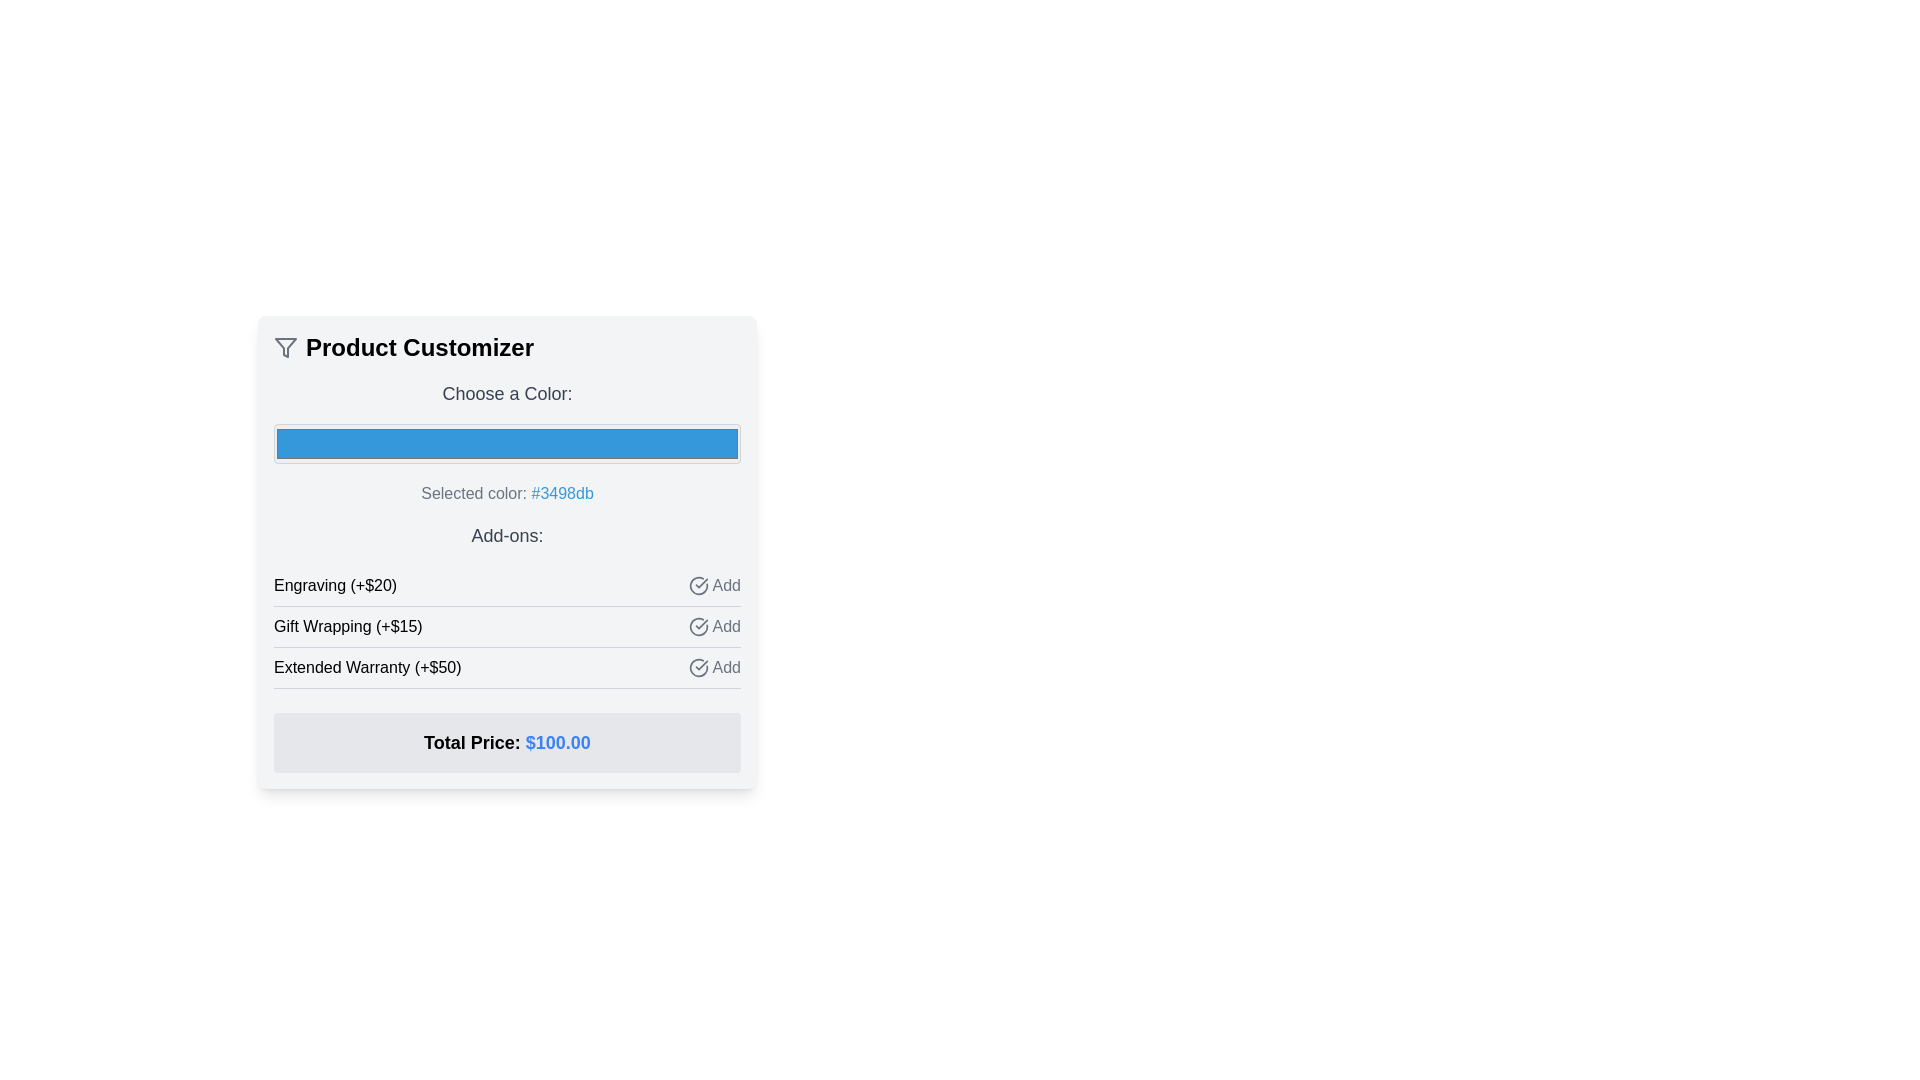  I want to click on the 'Add' label, which is a gray textual label positioned at the far right of the 'Engraving (+$20)' row in the 'Add-ons' section, so click(725, 585).